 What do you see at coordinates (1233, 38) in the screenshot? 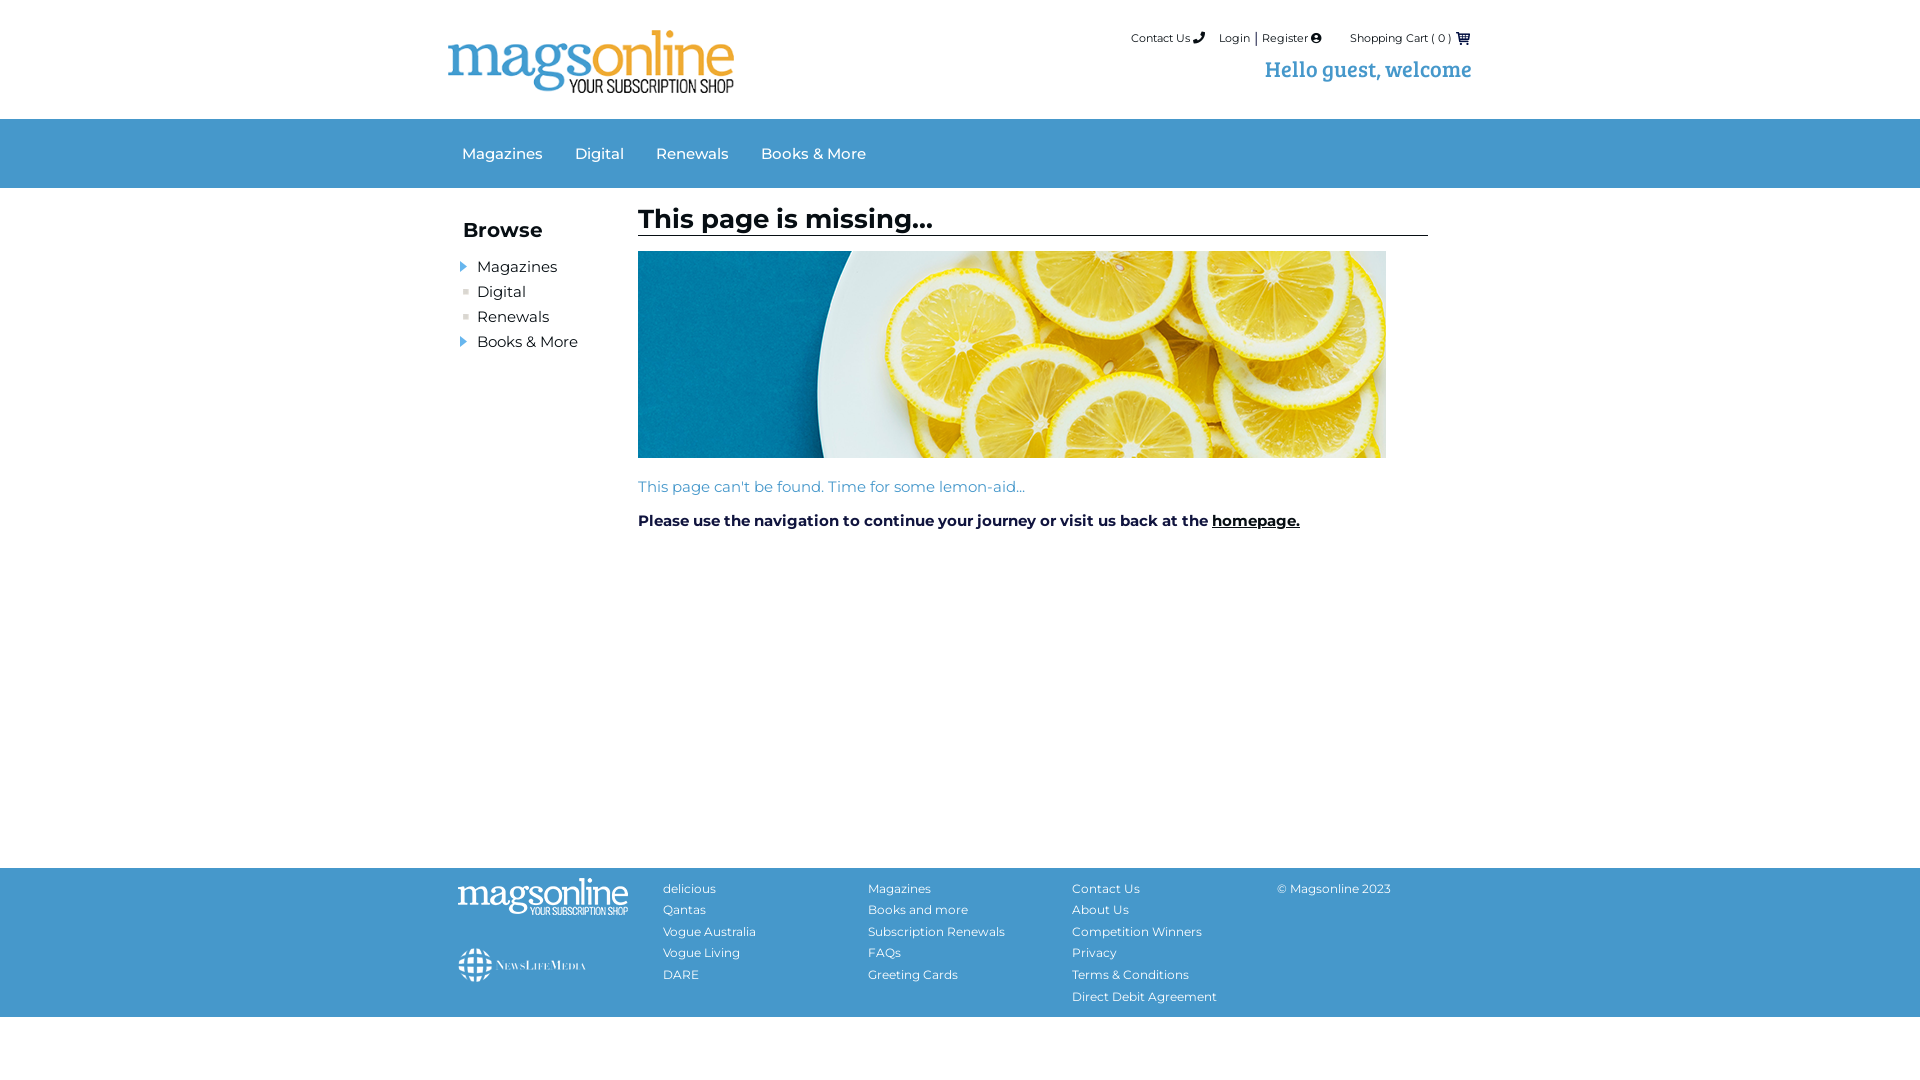
I see `'Login'` at bounding box center [1233, 38].